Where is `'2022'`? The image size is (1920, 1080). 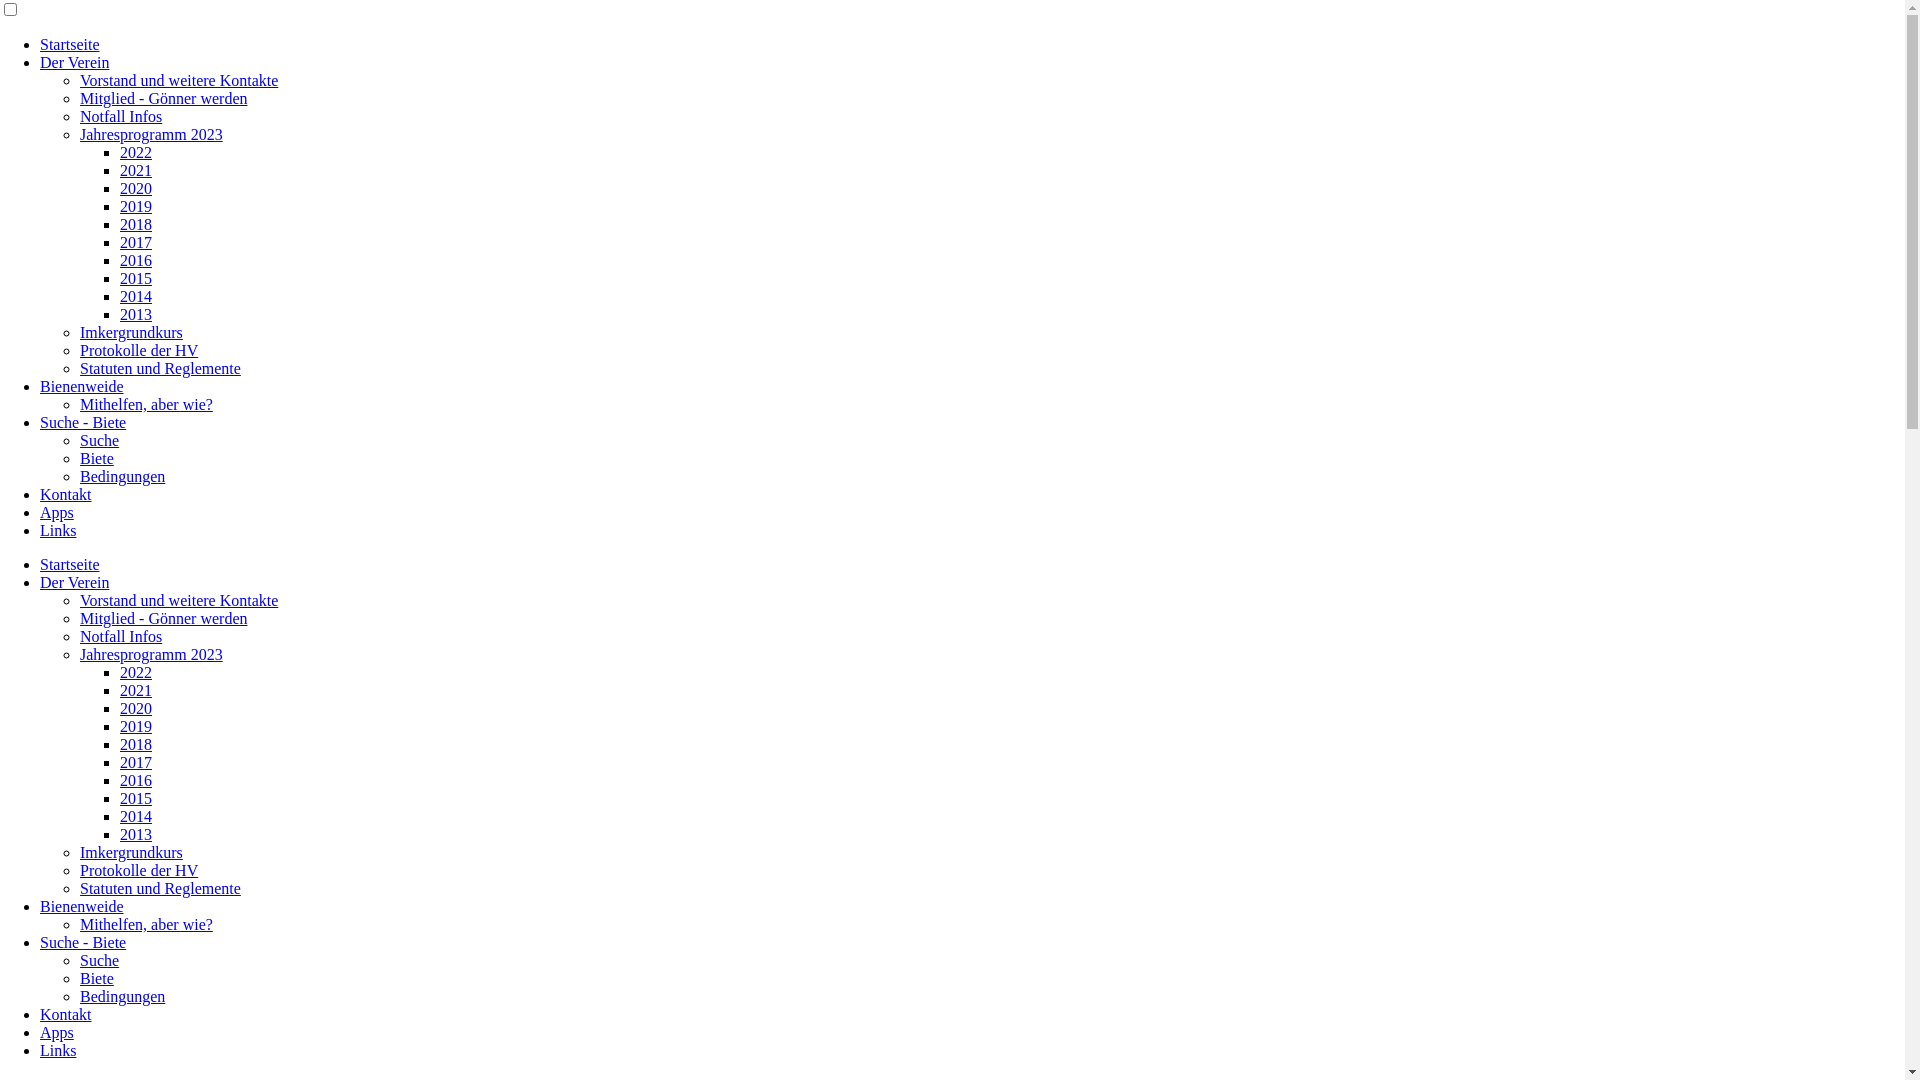 '2022' is located at coordinates (134, 151).